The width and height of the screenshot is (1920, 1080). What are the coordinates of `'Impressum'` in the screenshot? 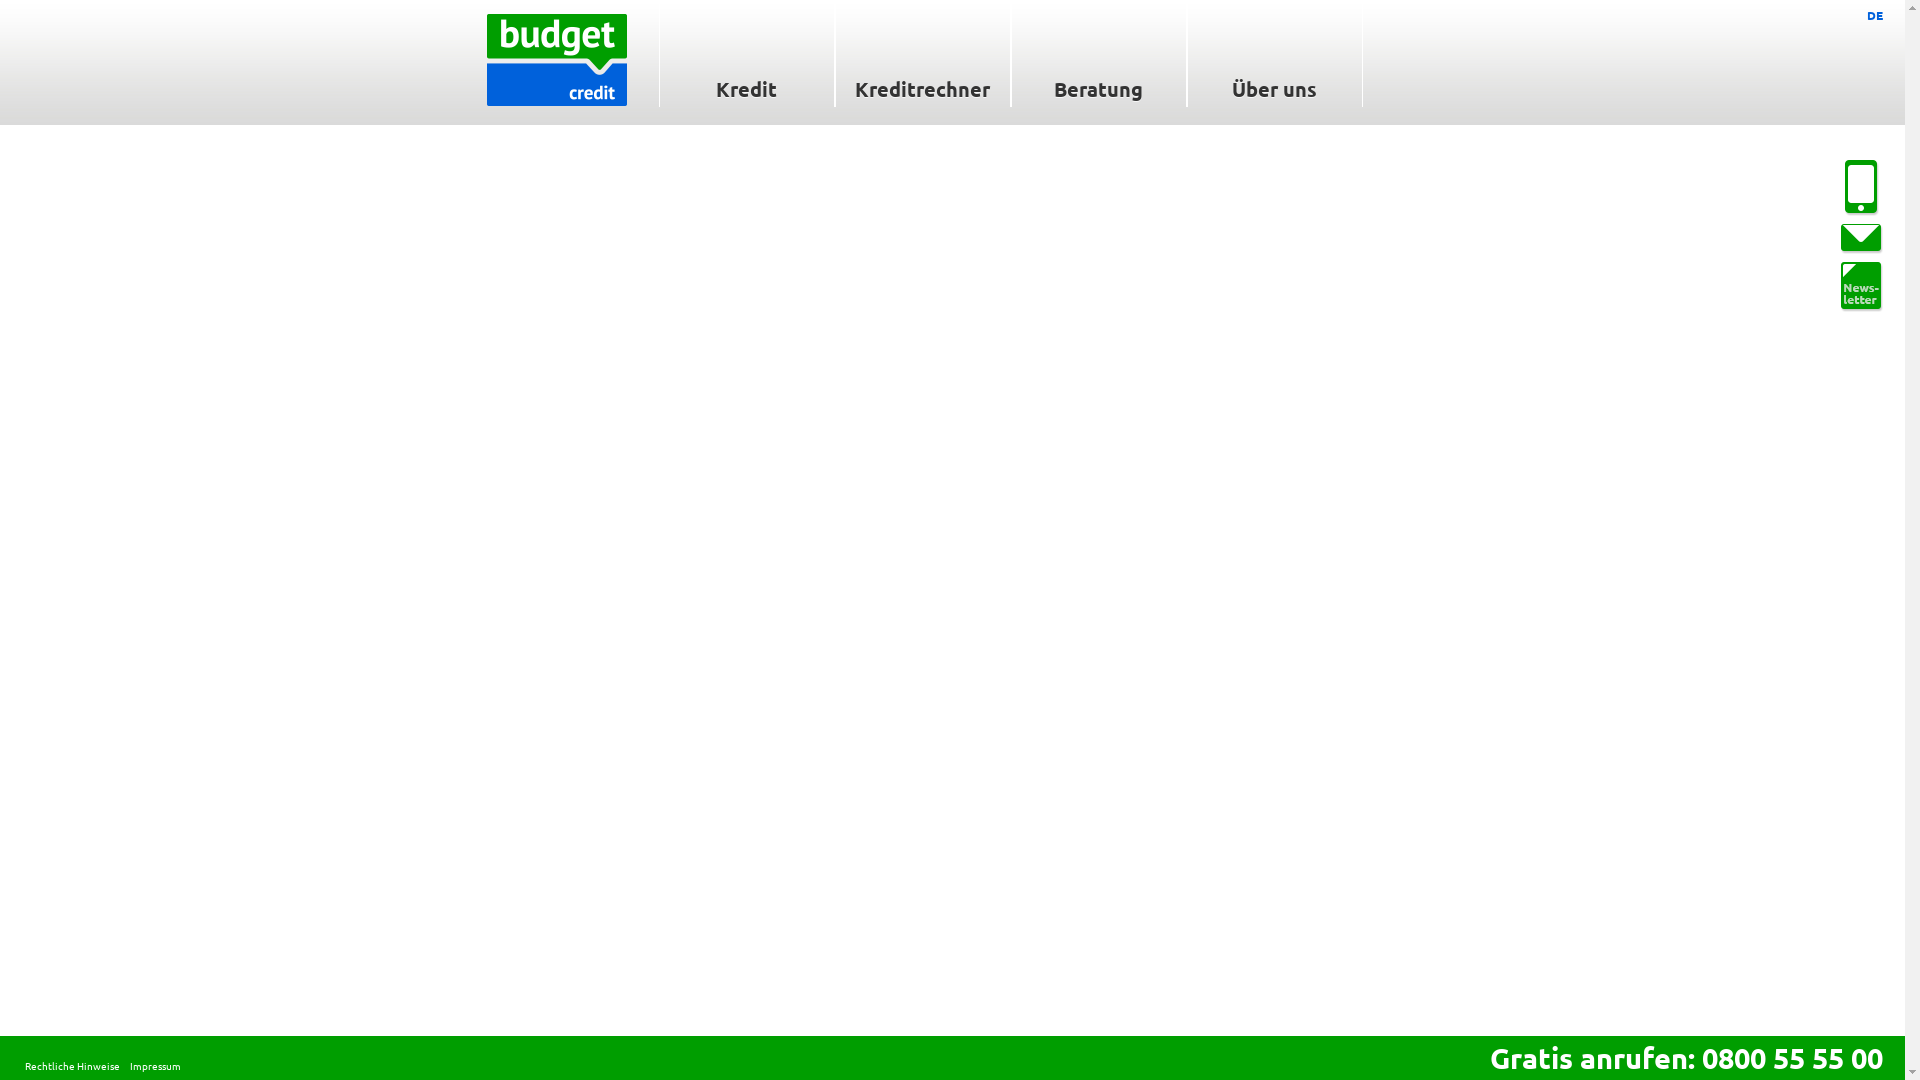 It's located at (128, 1064).